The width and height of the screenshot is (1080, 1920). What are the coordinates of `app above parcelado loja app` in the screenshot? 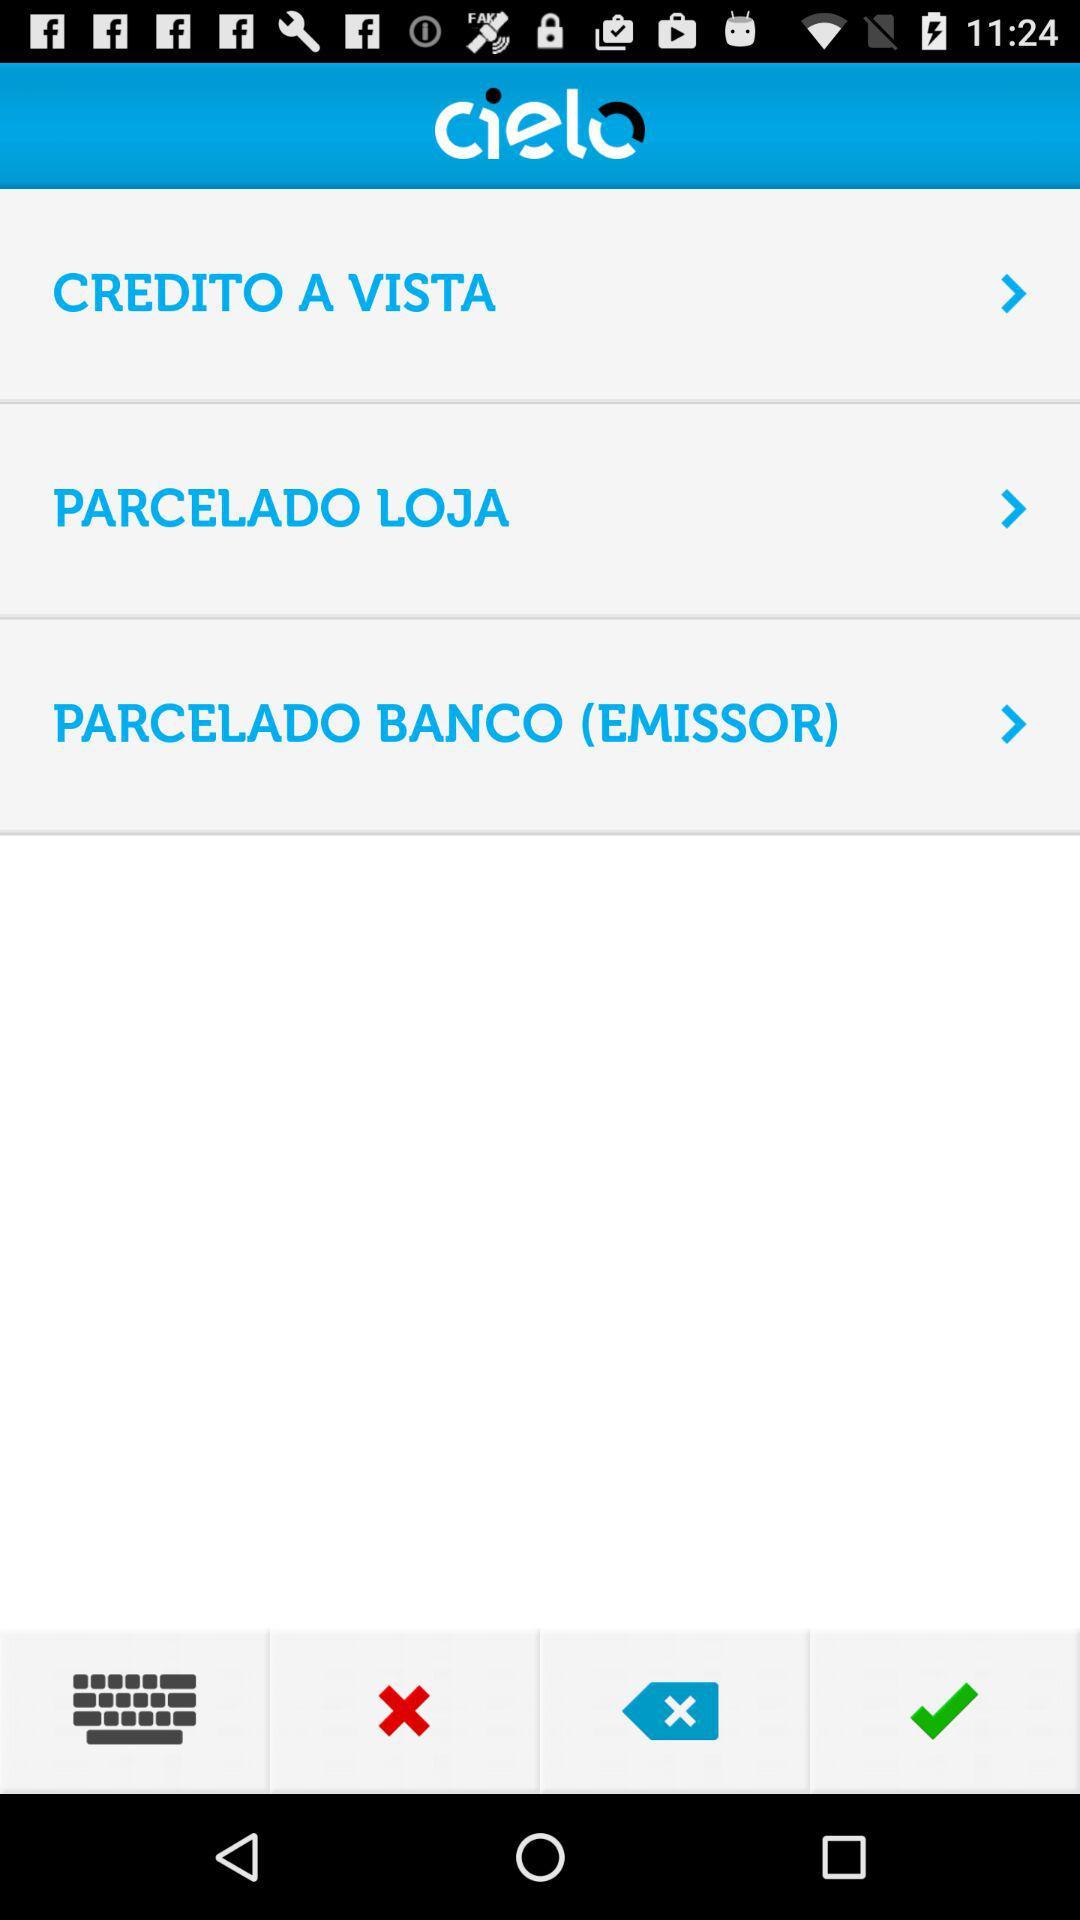 It's located at (540, 402).